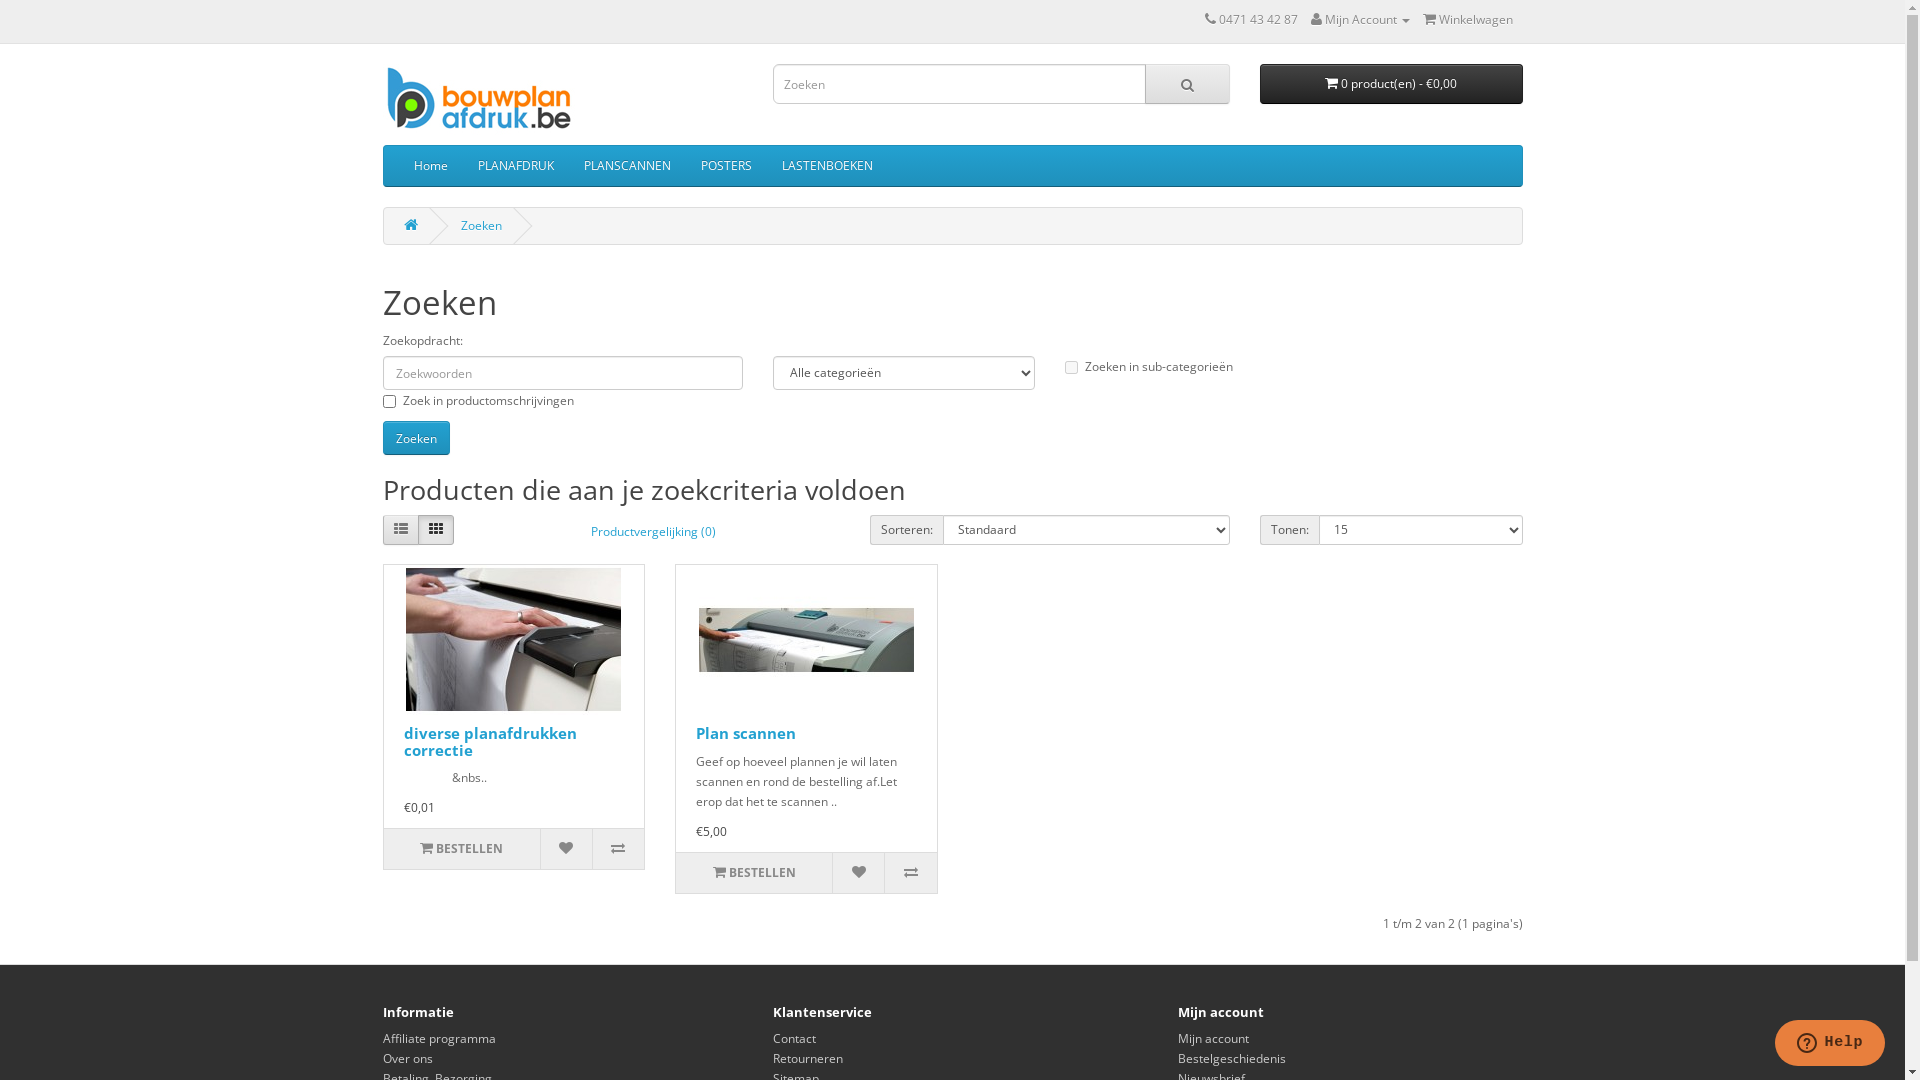 The width and height of the screenshot is (1920, 1080). What do you see at coordinates (1231, 1057) in the screenshot?
I see `'Bestelgeschiedenis'` at bounding box center [1231, 1057].